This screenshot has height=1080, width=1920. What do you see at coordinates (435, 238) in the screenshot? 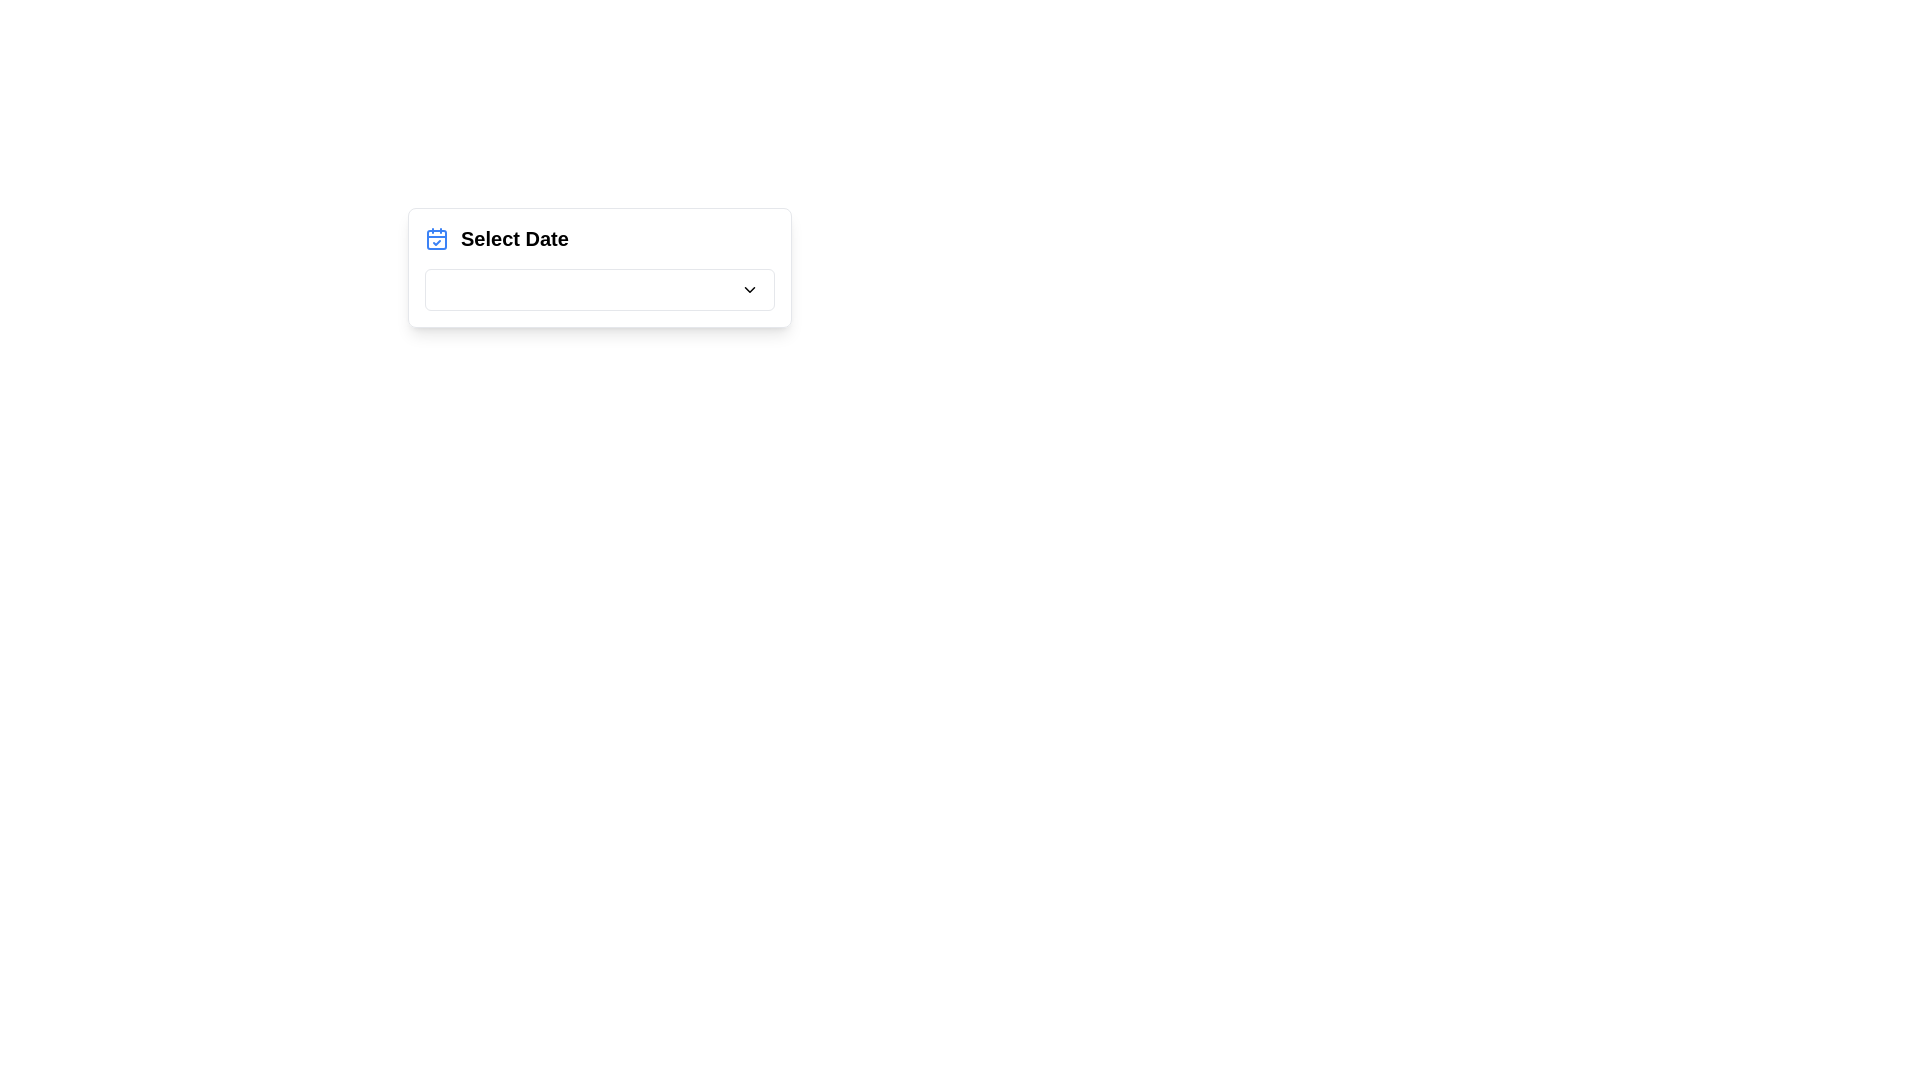
I see `the appearance of the blue calendar icon with a checkmark, located to the left of the 'Select Date' label` at bounding box center [435, 238].